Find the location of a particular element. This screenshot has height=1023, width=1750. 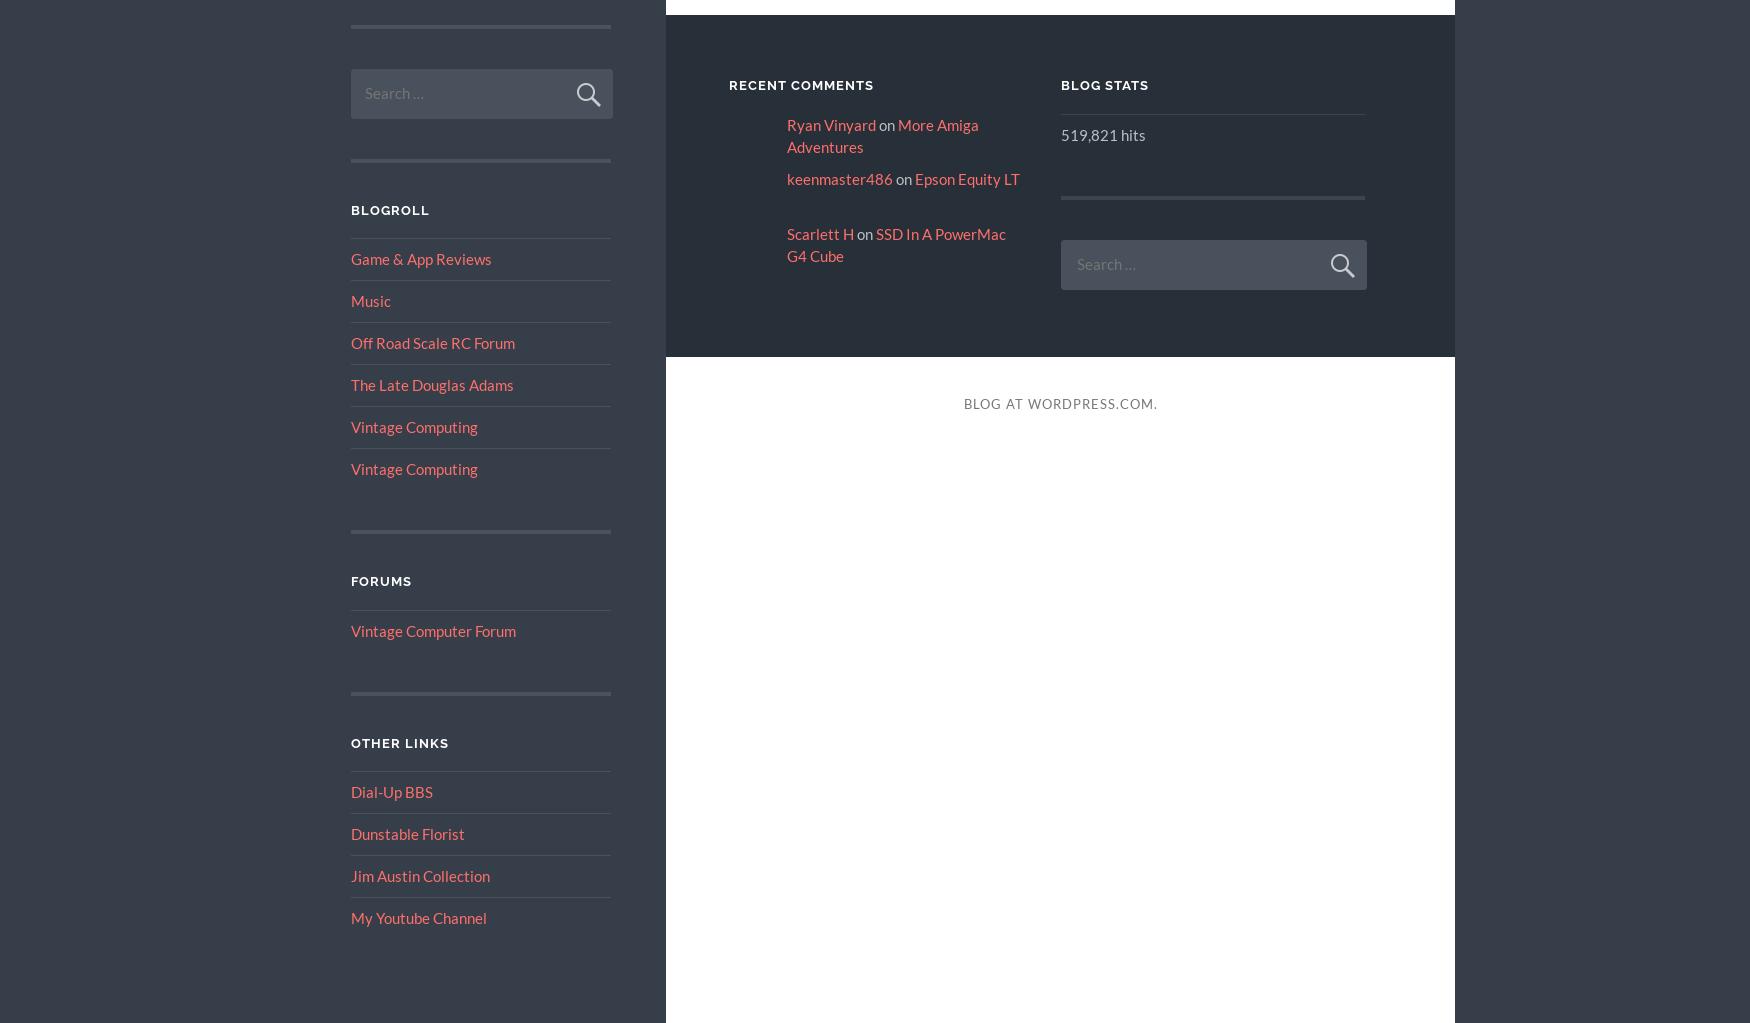

'Off Road Scale RC Forum' is located at coordinates (350, 343).